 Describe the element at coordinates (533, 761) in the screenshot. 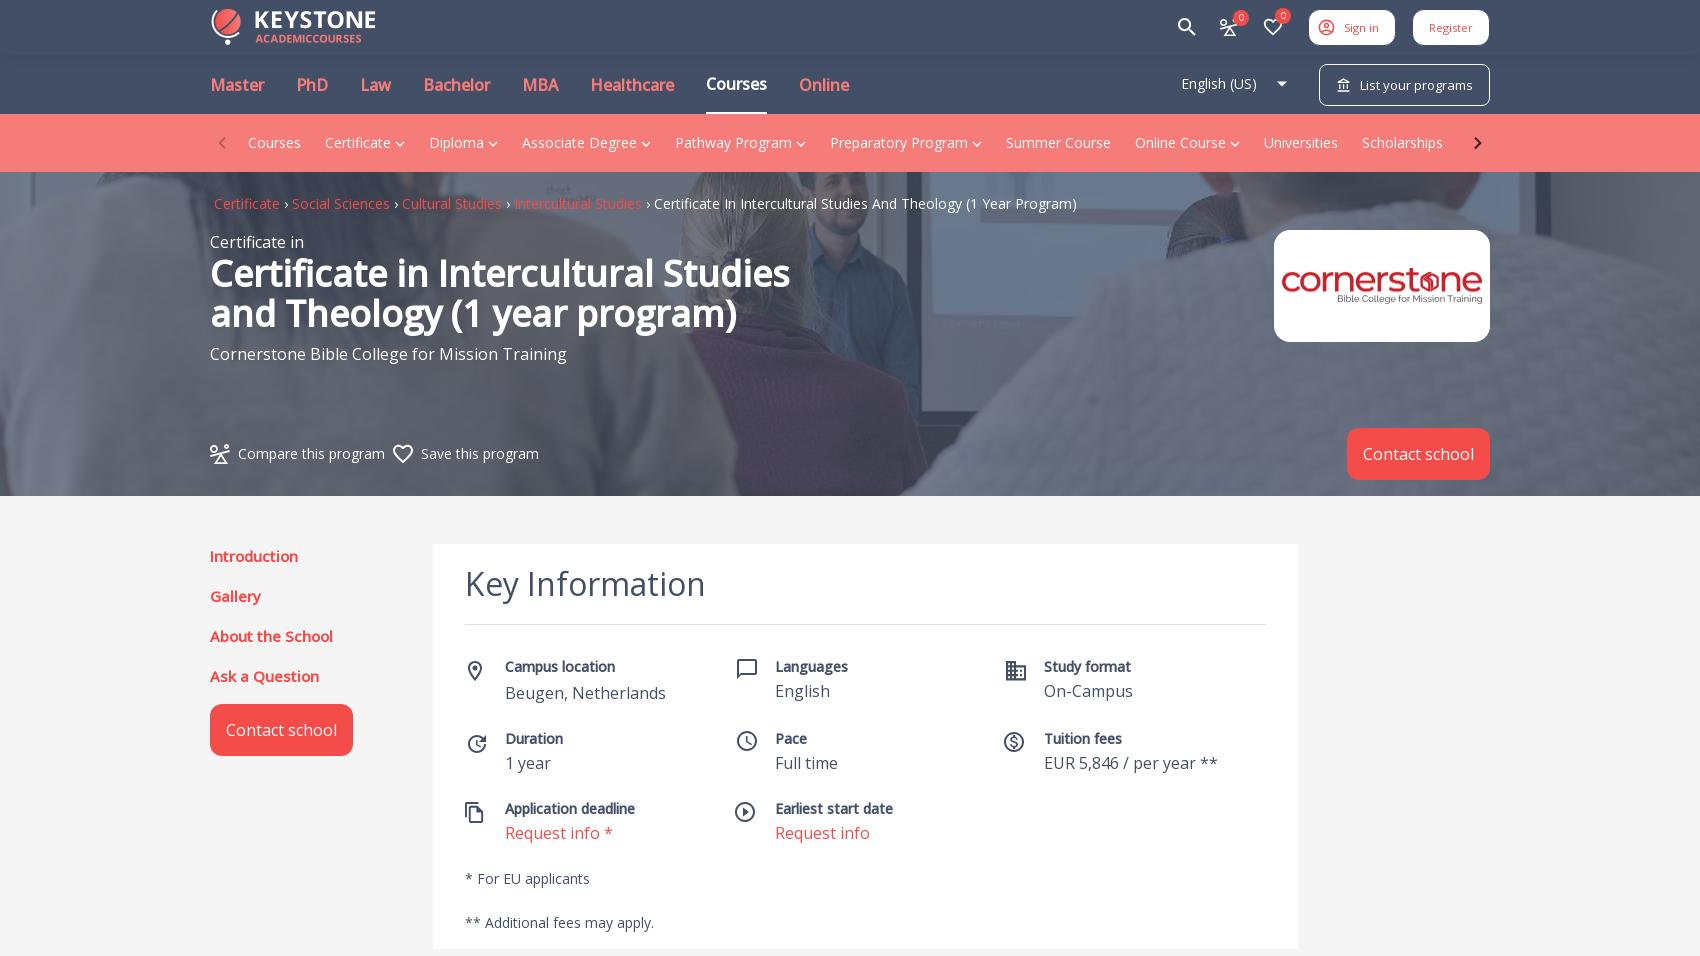

I see `'year'` at that location.